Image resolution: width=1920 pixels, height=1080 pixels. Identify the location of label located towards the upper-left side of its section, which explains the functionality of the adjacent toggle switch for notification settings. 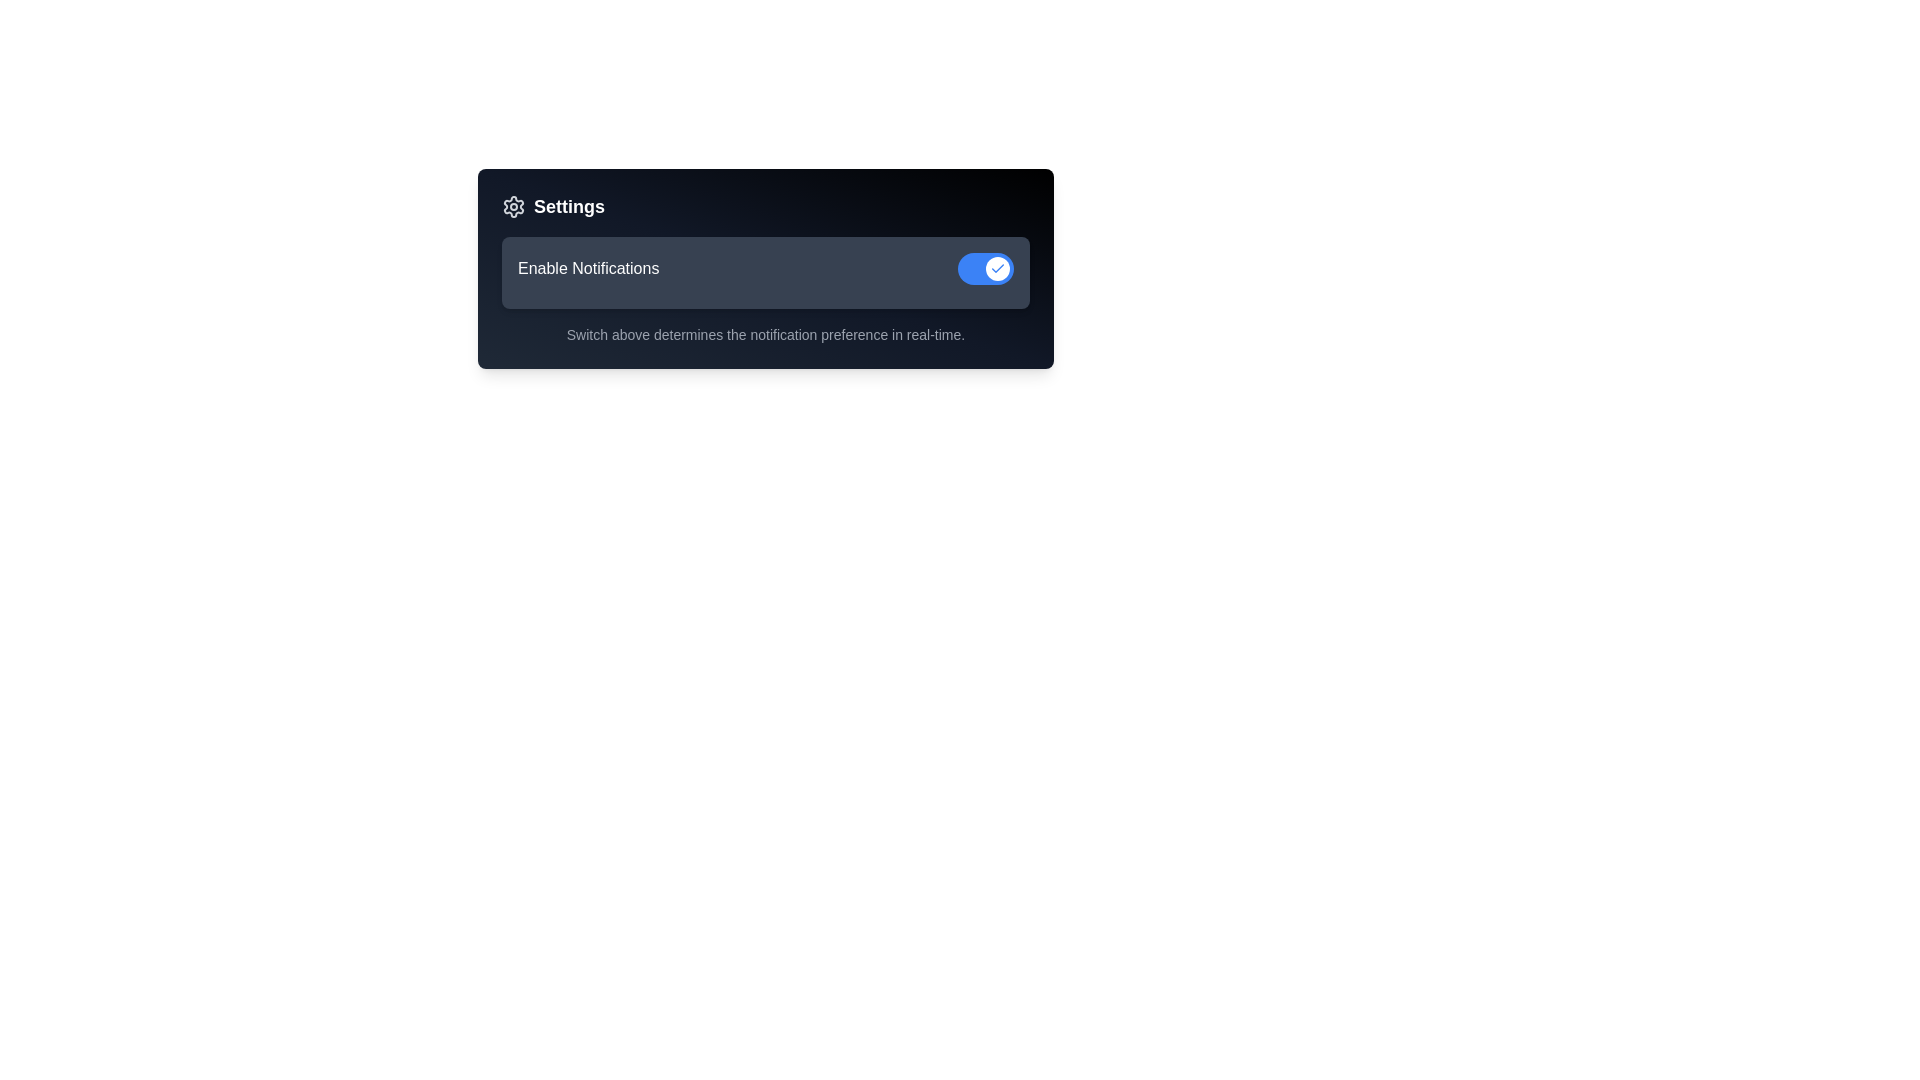
(587, 268).